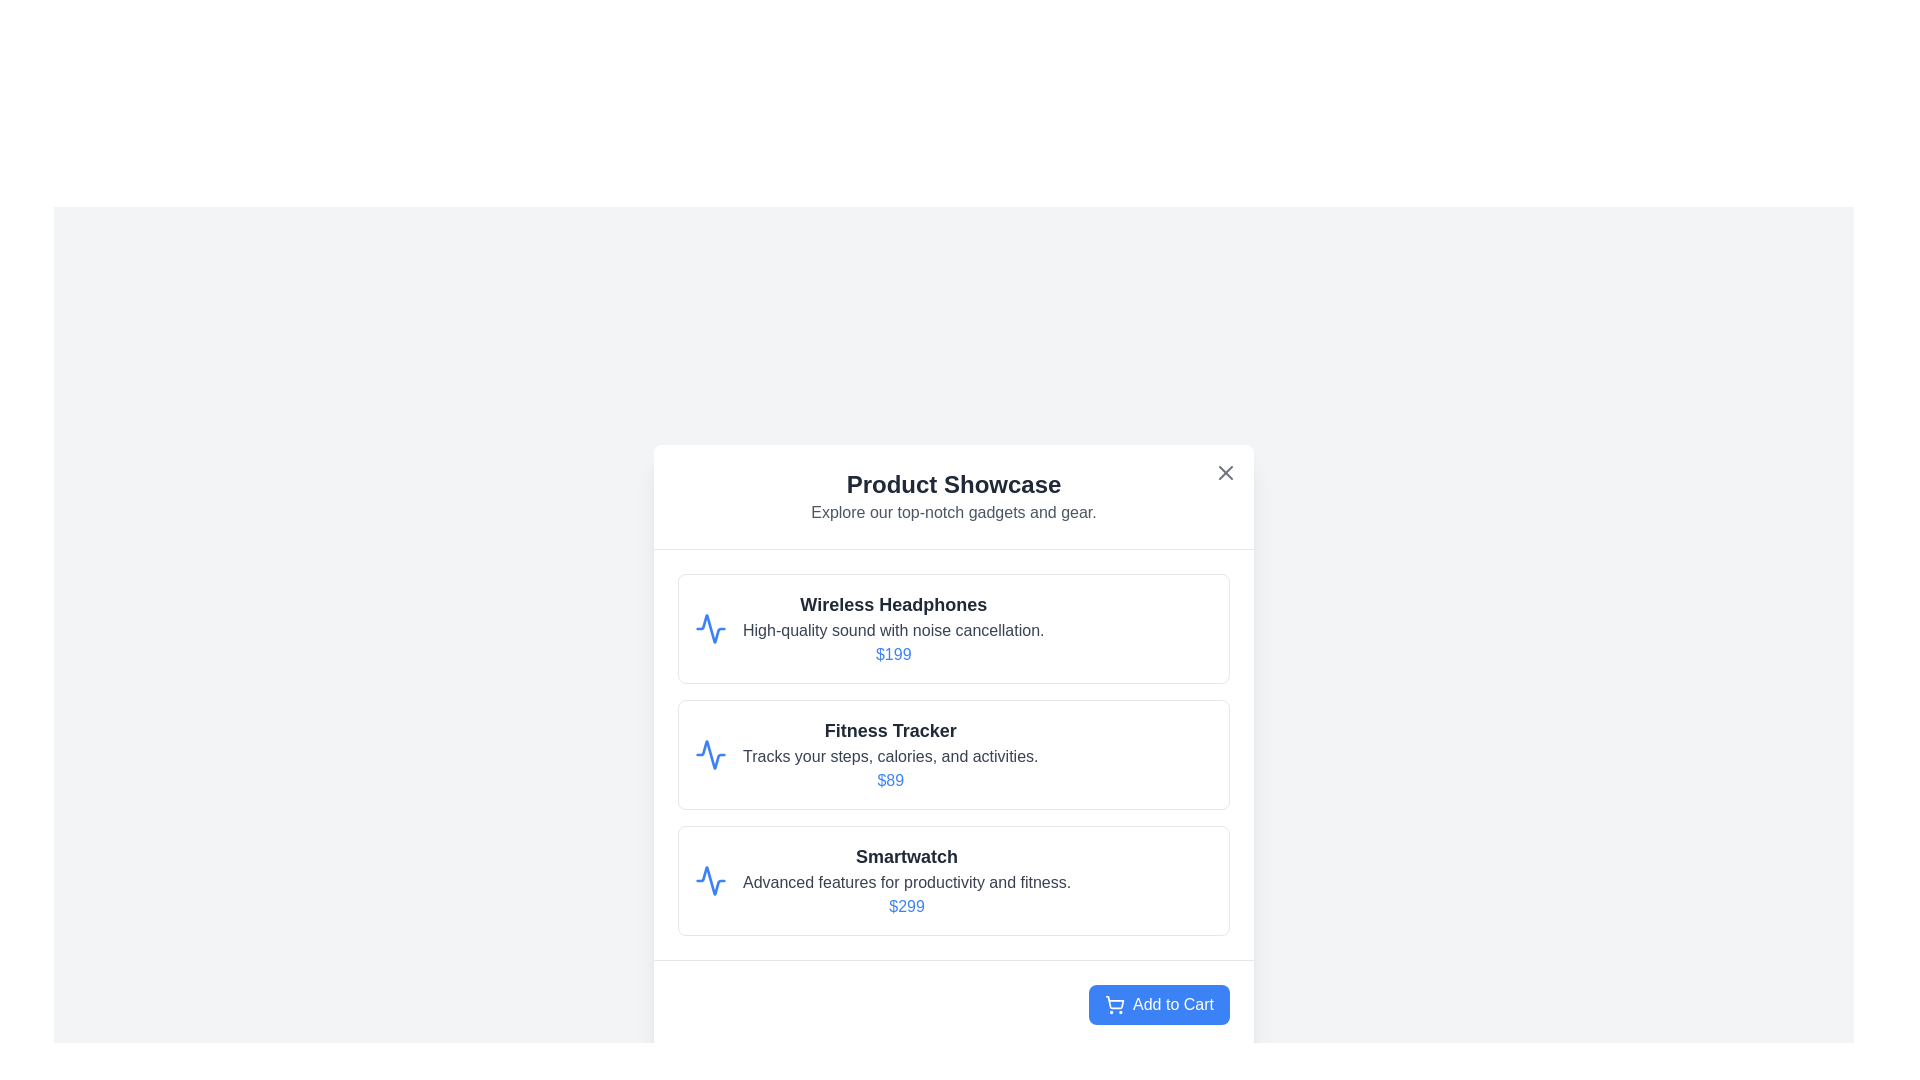 The width and height of the screenshot is (1920, 1080). What do you see at coordinates (906, 882) in the screenshot?
I see `text label that provides a description of the features and benefits of the 'Smartwatch' product, located below the title 'Smartwatch' and above the price '$299'` at bounding box center [906, 882].